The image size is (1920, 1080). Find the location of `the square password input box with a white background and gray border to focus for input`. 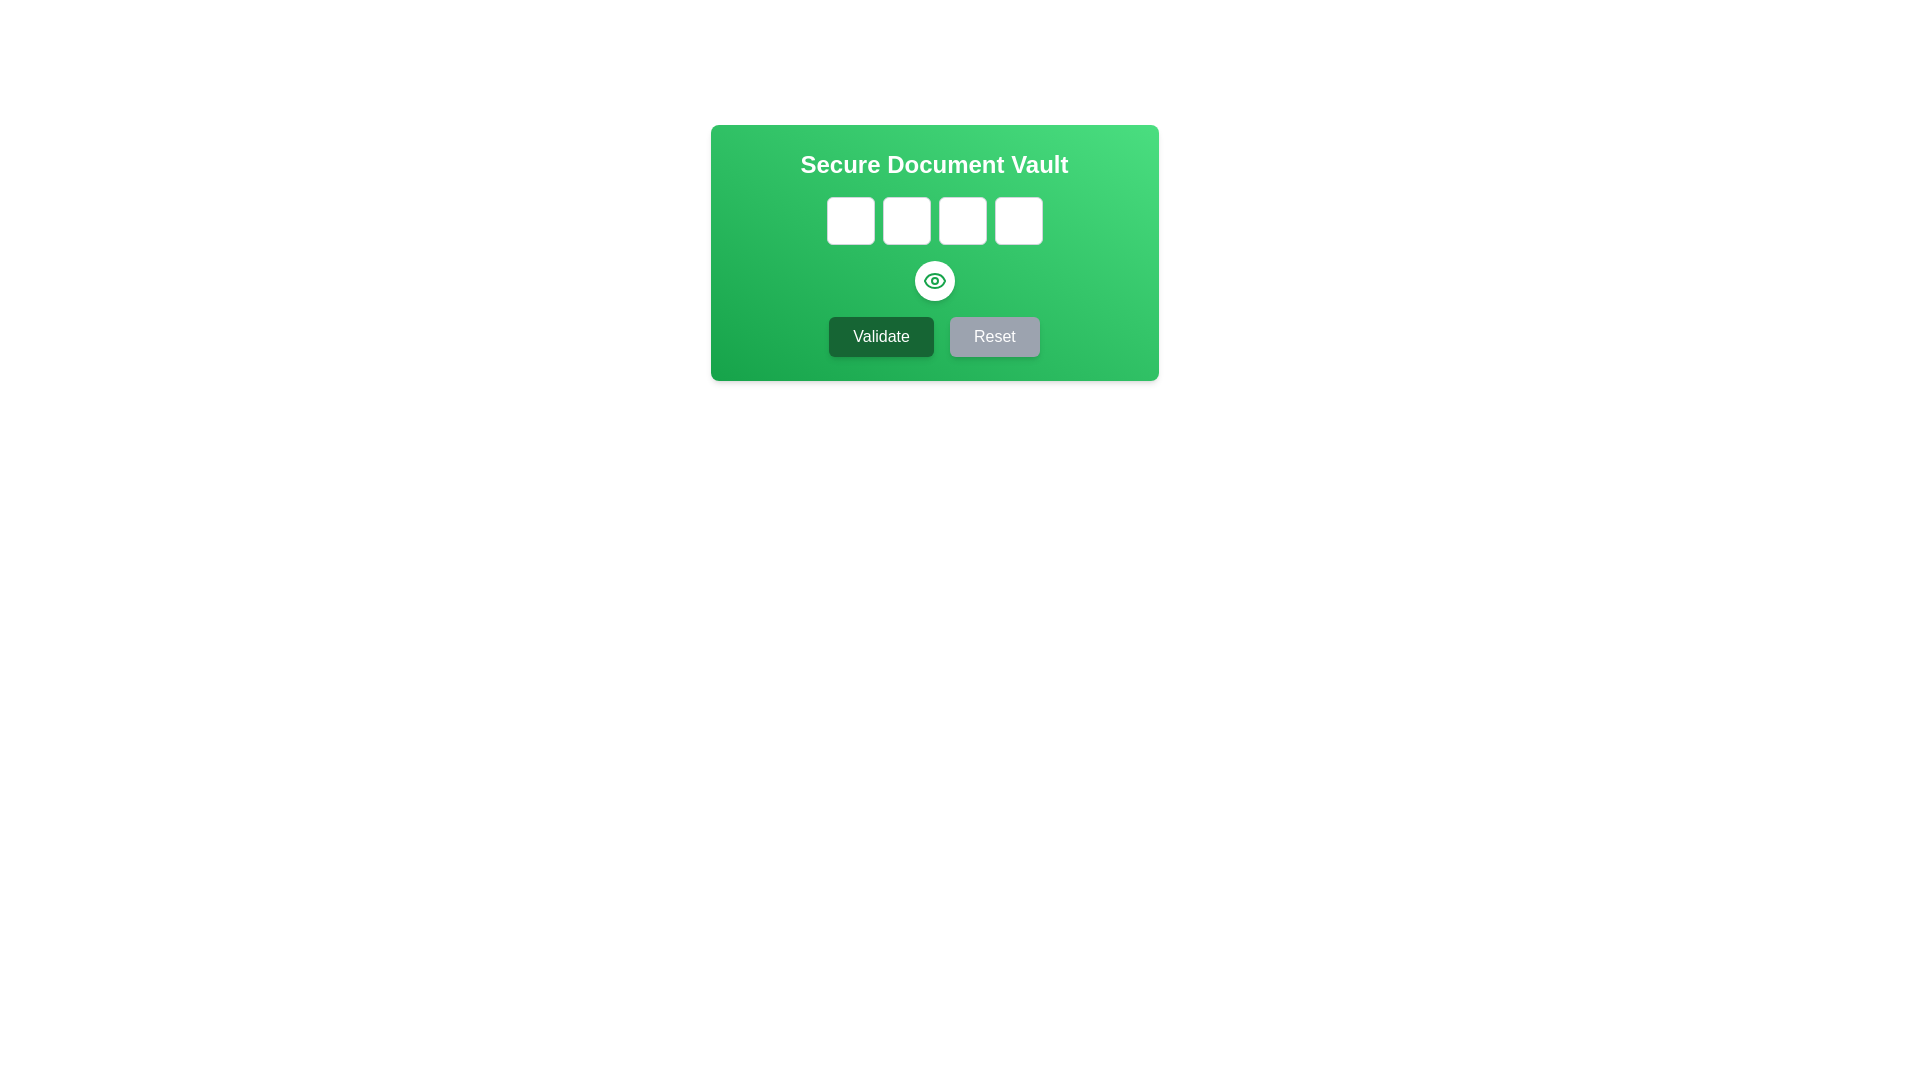

the square password input box with a white background and gray border to focus for input is located at coordinates (905, 220).